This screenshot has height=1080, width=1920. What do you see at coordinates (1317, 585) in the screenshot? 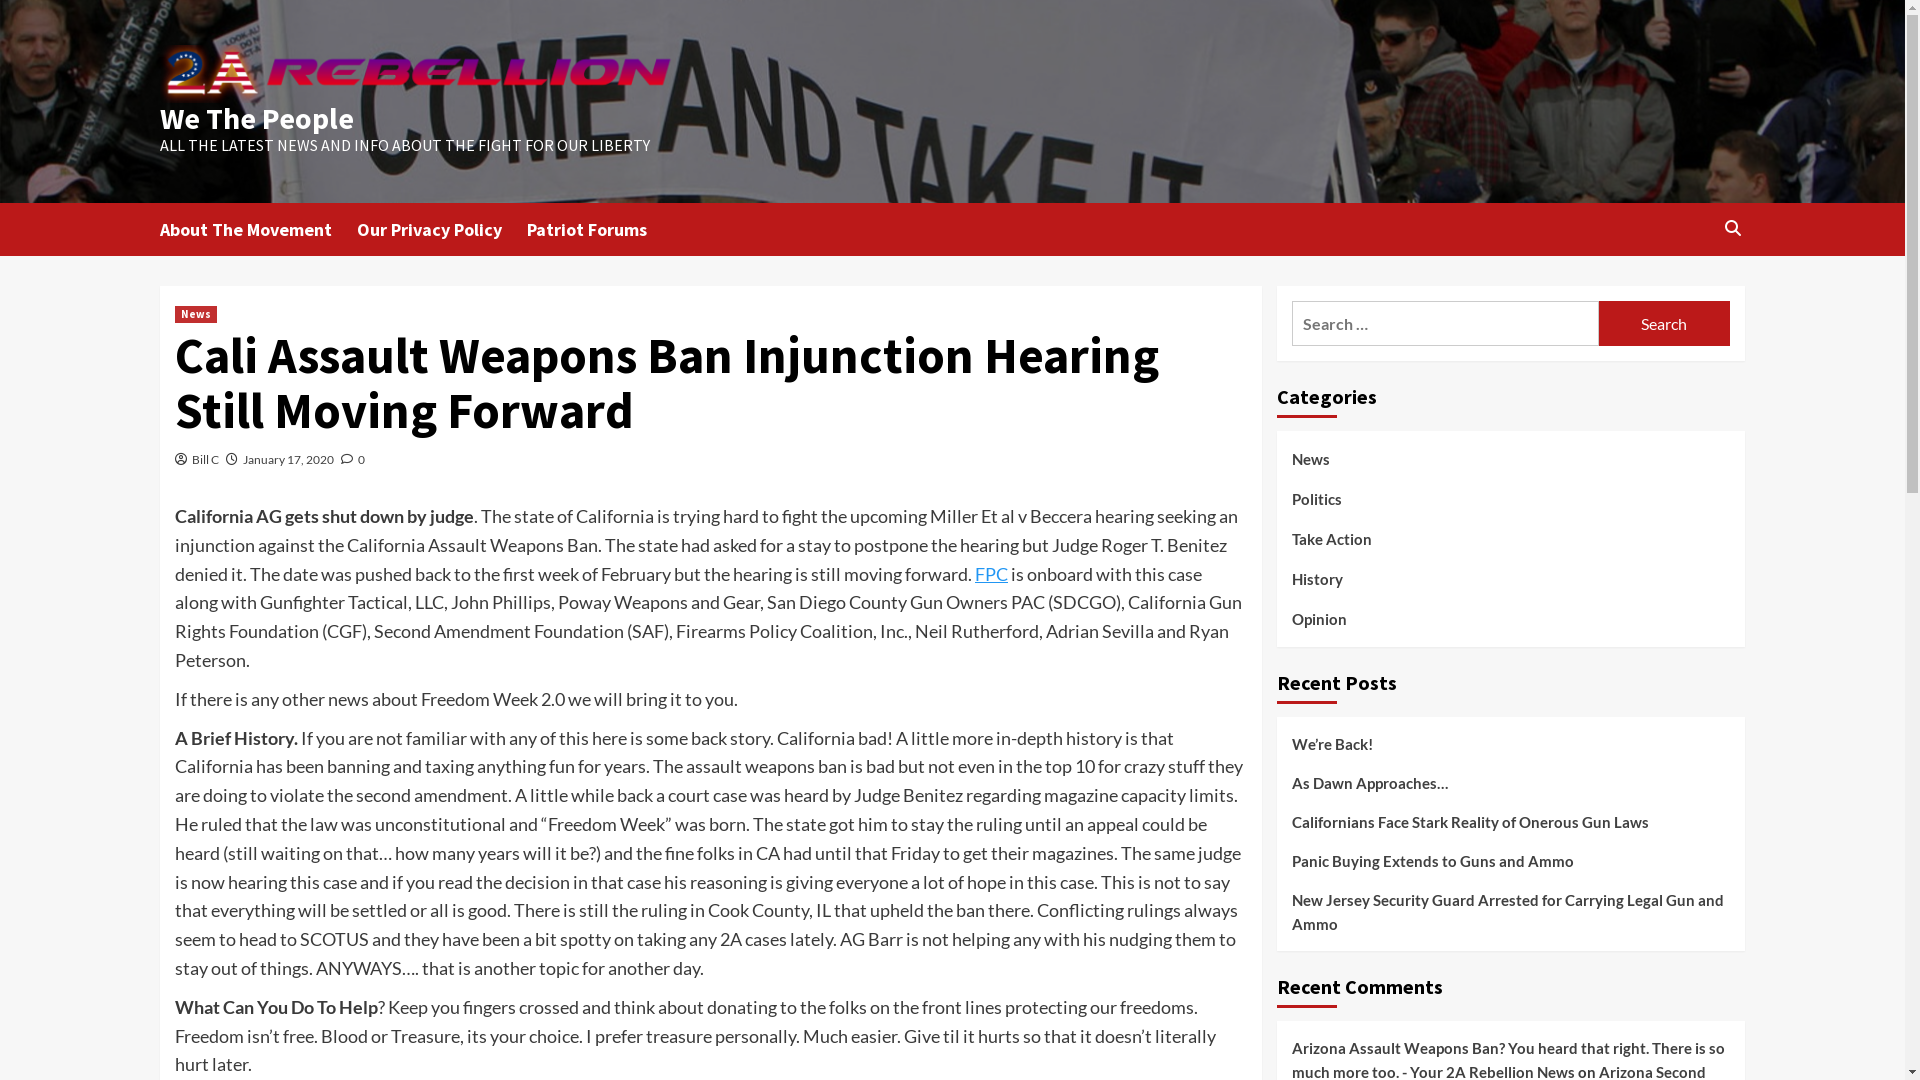
I see `'History'` at bounding box center [1317, 585].